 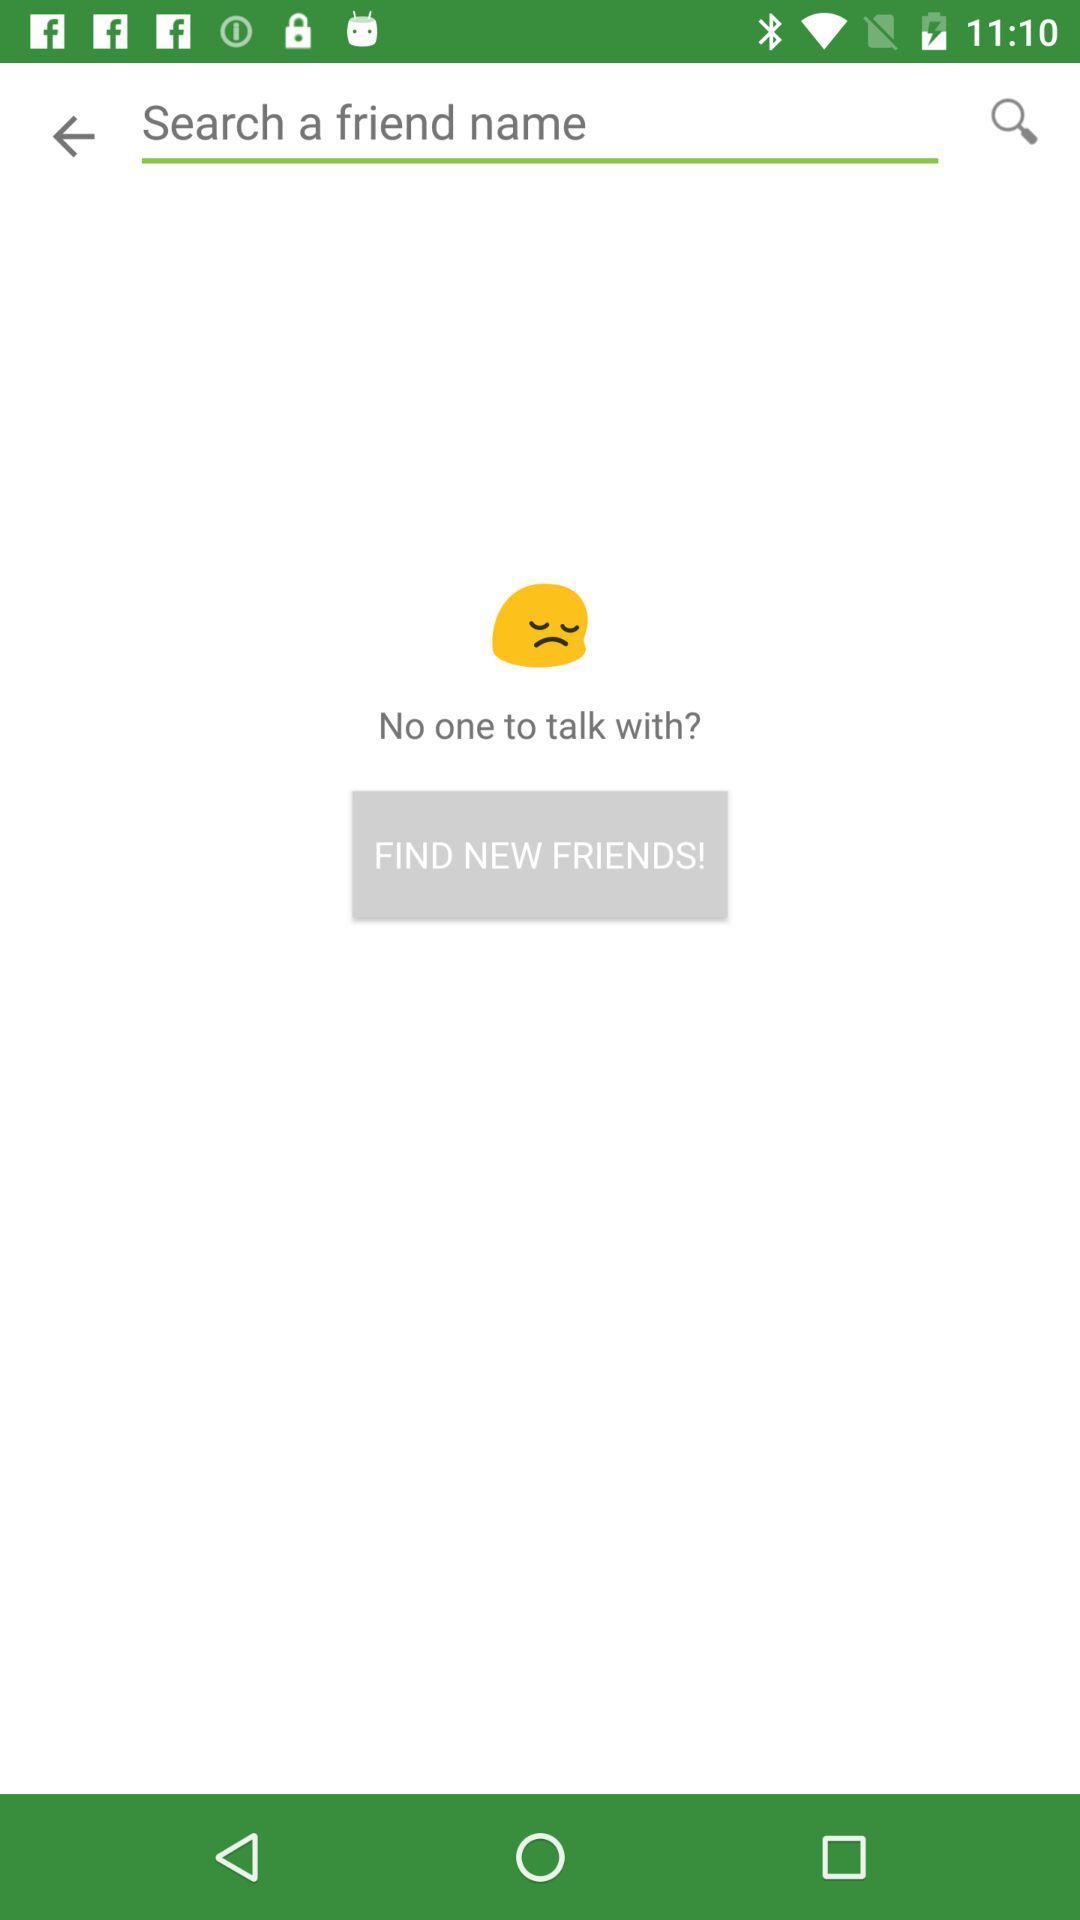 I want to click on return previous screen, so click(x=72, y=135).